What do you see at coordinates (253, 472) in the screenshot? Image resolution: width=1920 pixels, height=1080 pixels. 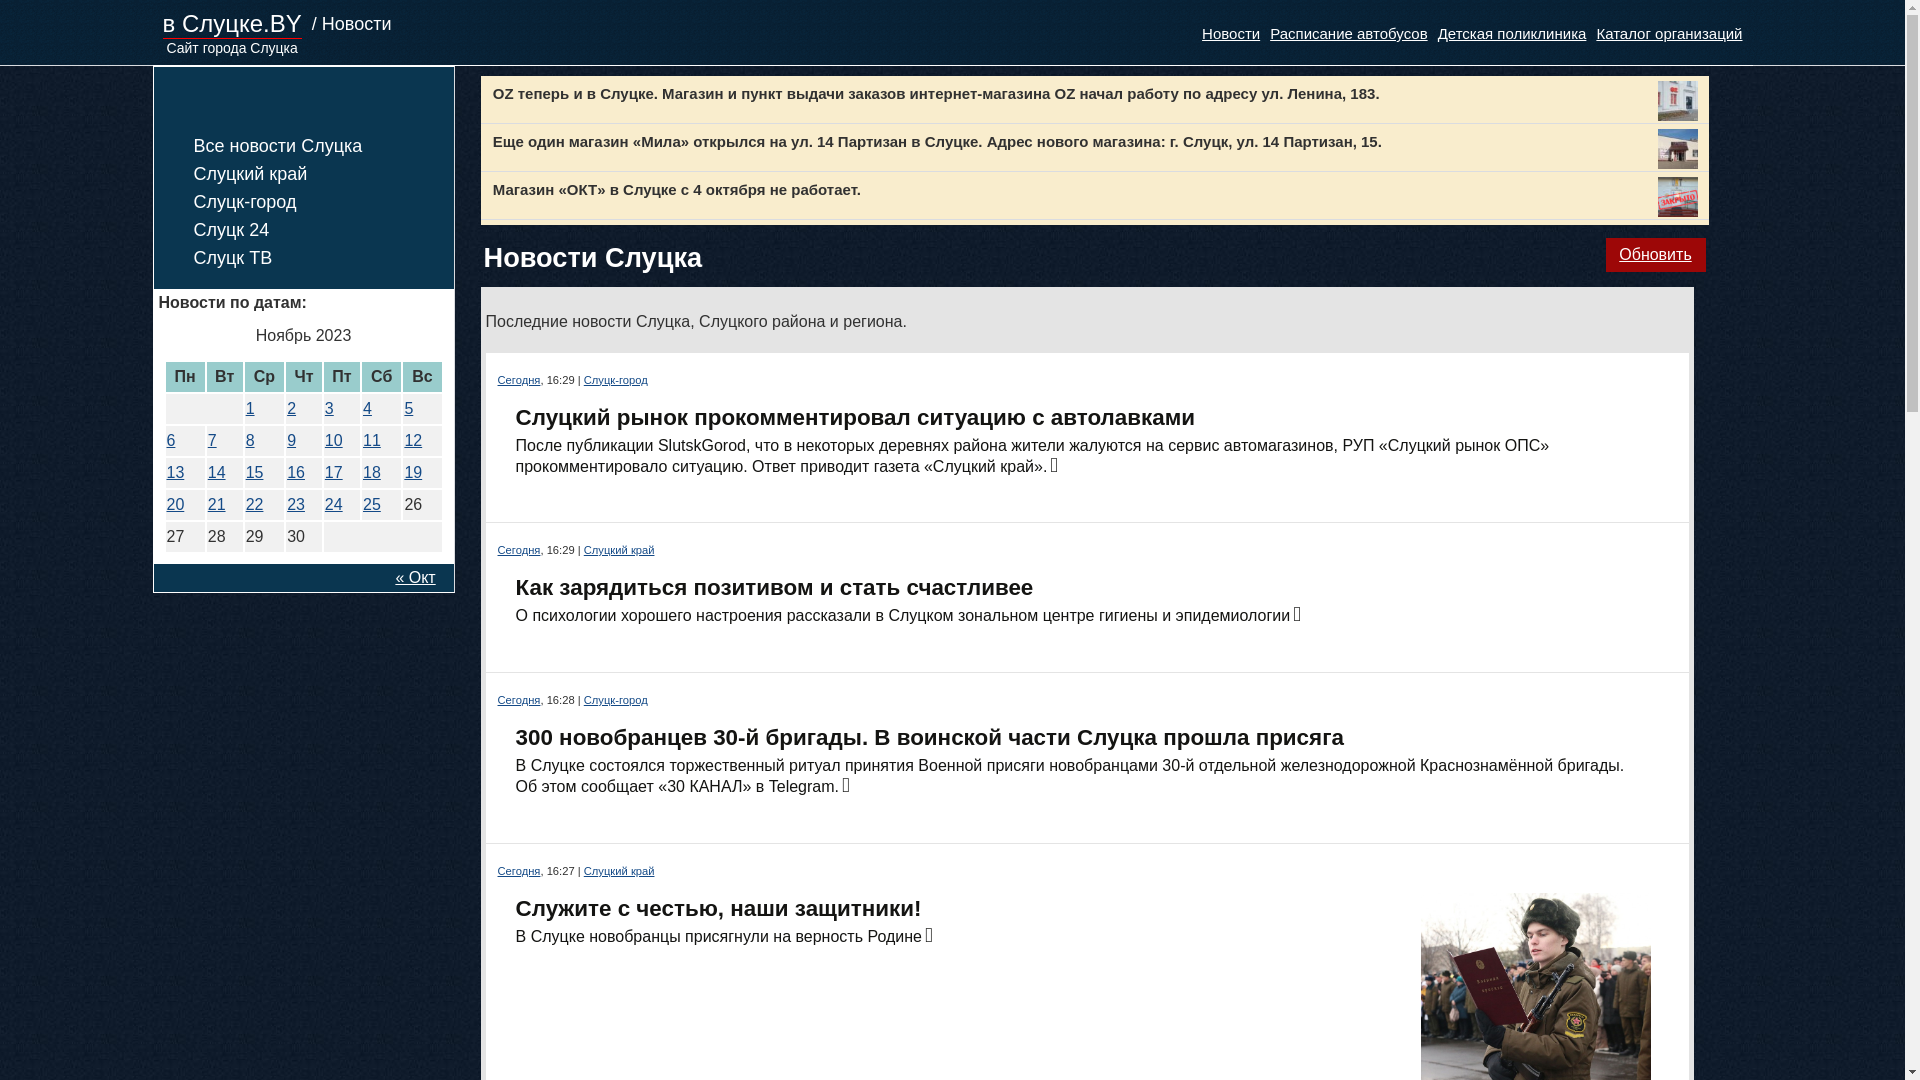 I see `'15'` at bounding box center [253, 472].